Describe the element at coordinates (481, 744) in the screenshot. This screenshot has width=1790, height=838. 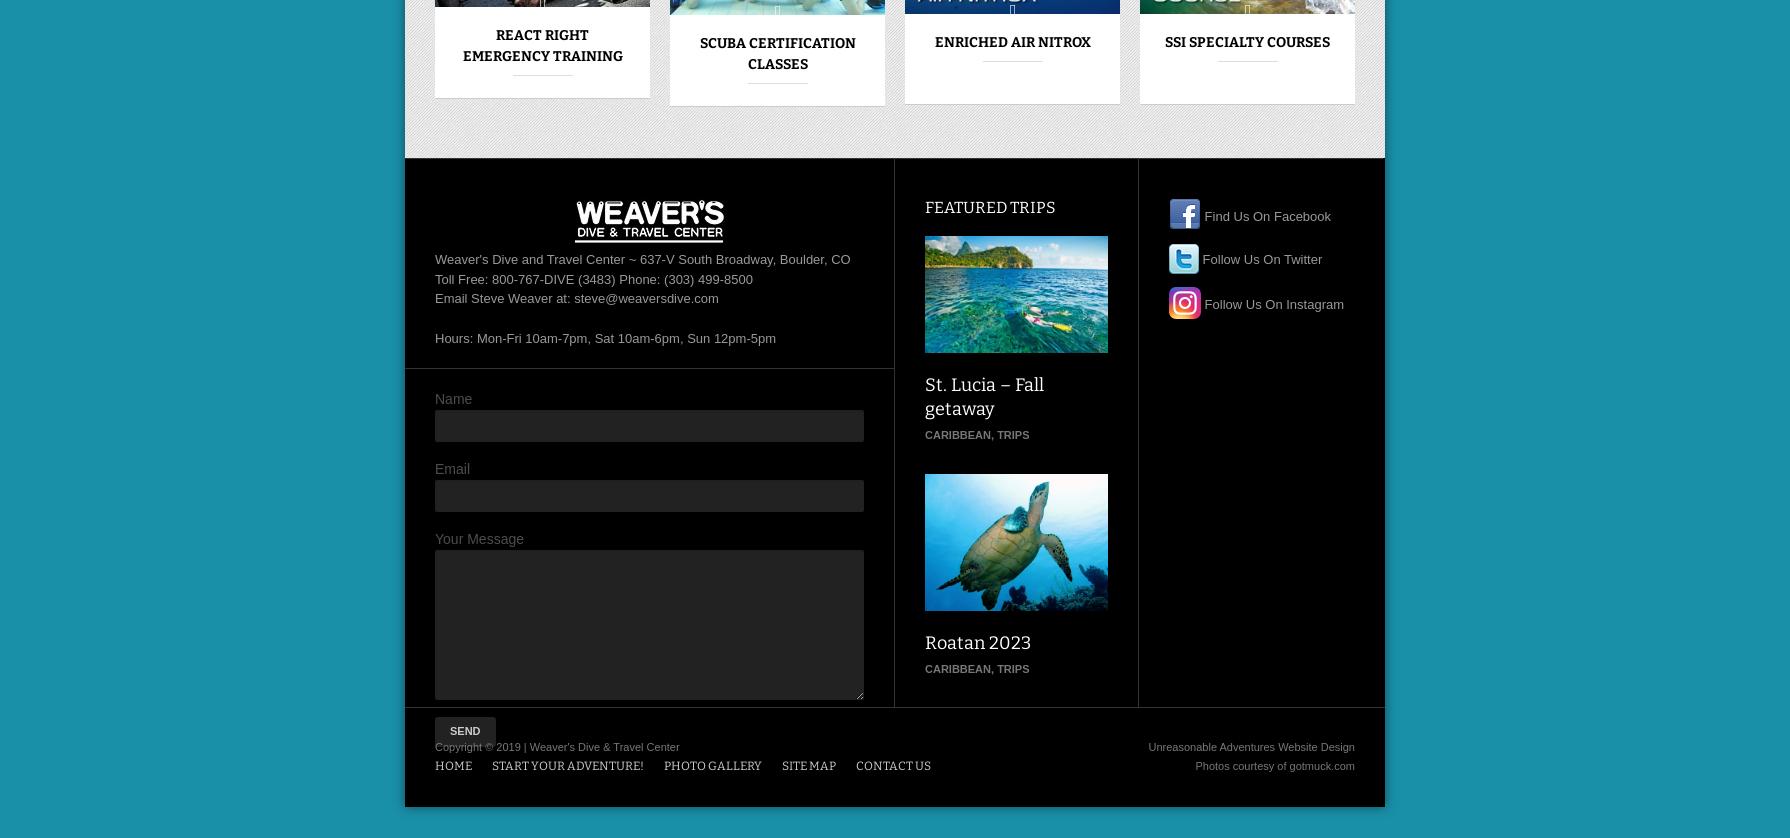
I see `'Copyright © 2019 |'` at that location.